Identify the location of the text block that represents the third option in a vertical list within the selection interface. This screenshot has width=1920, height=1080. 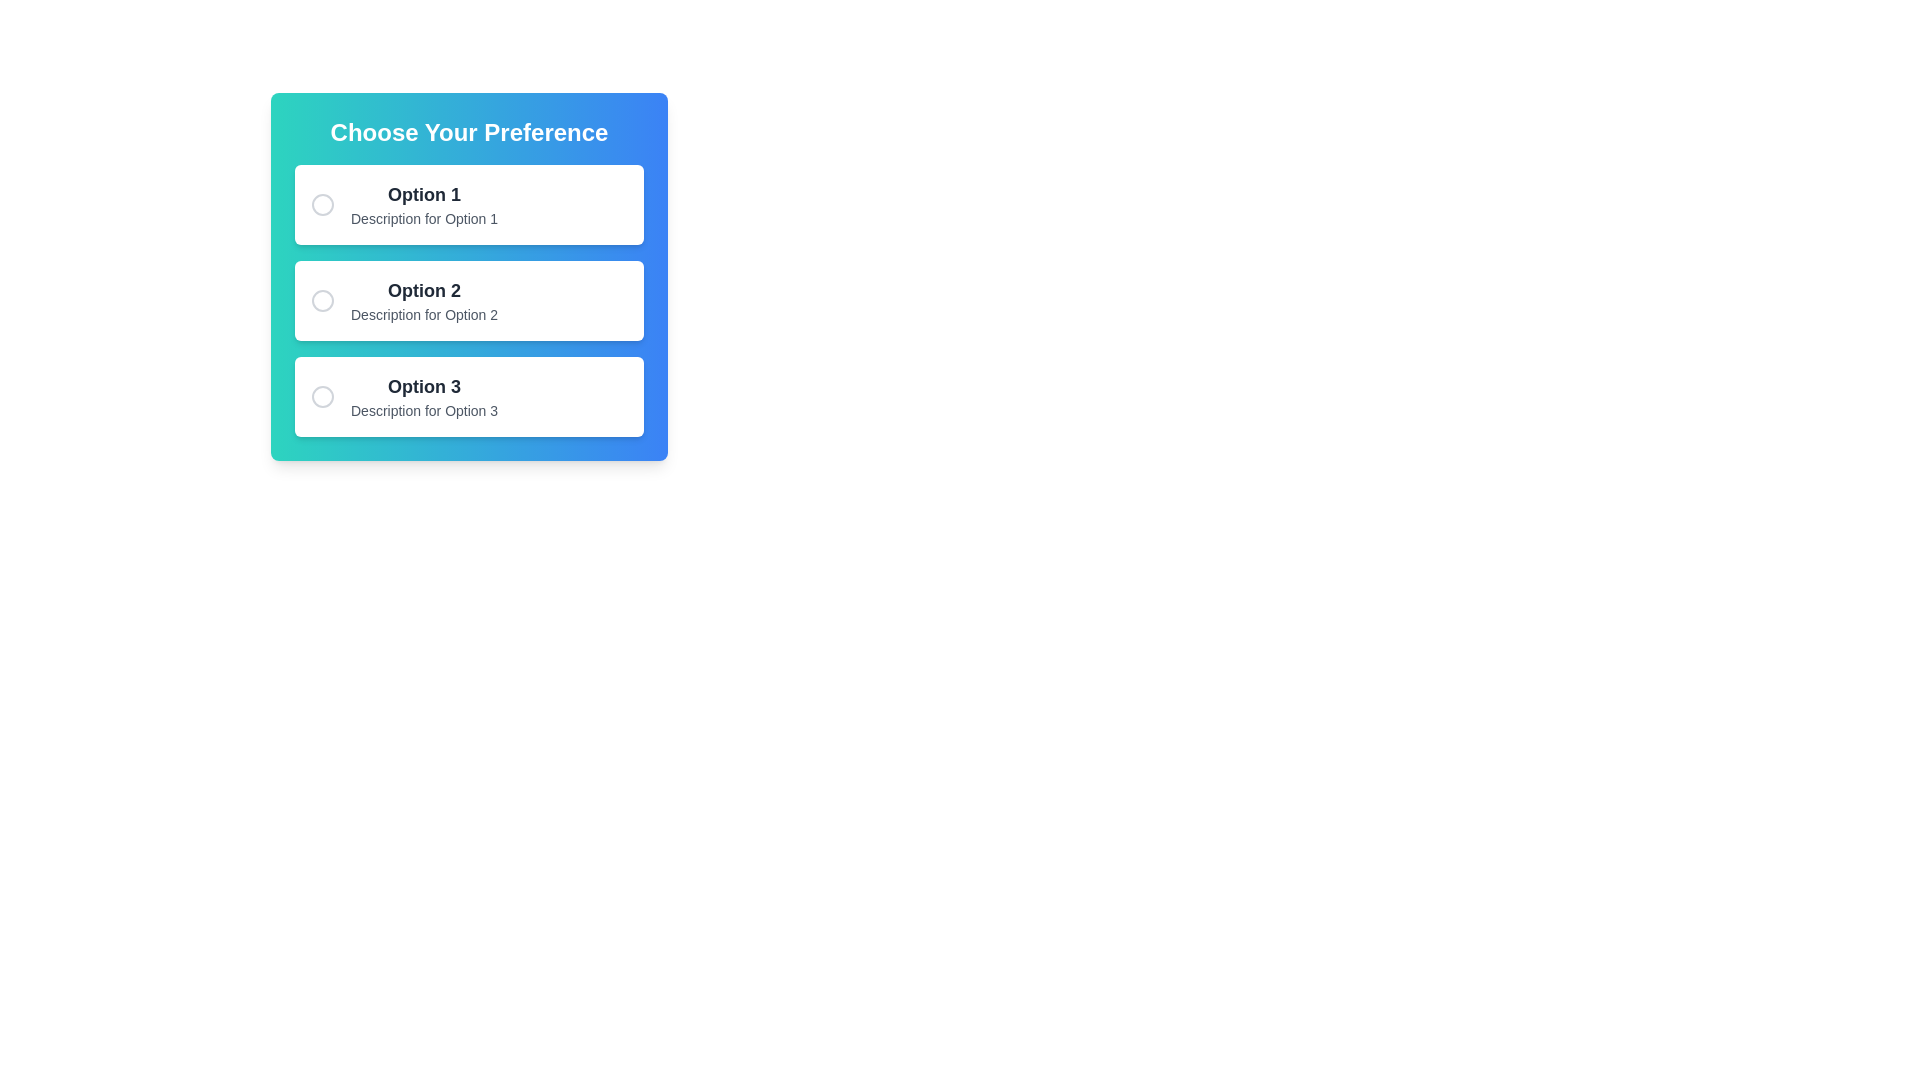
(423, 397).